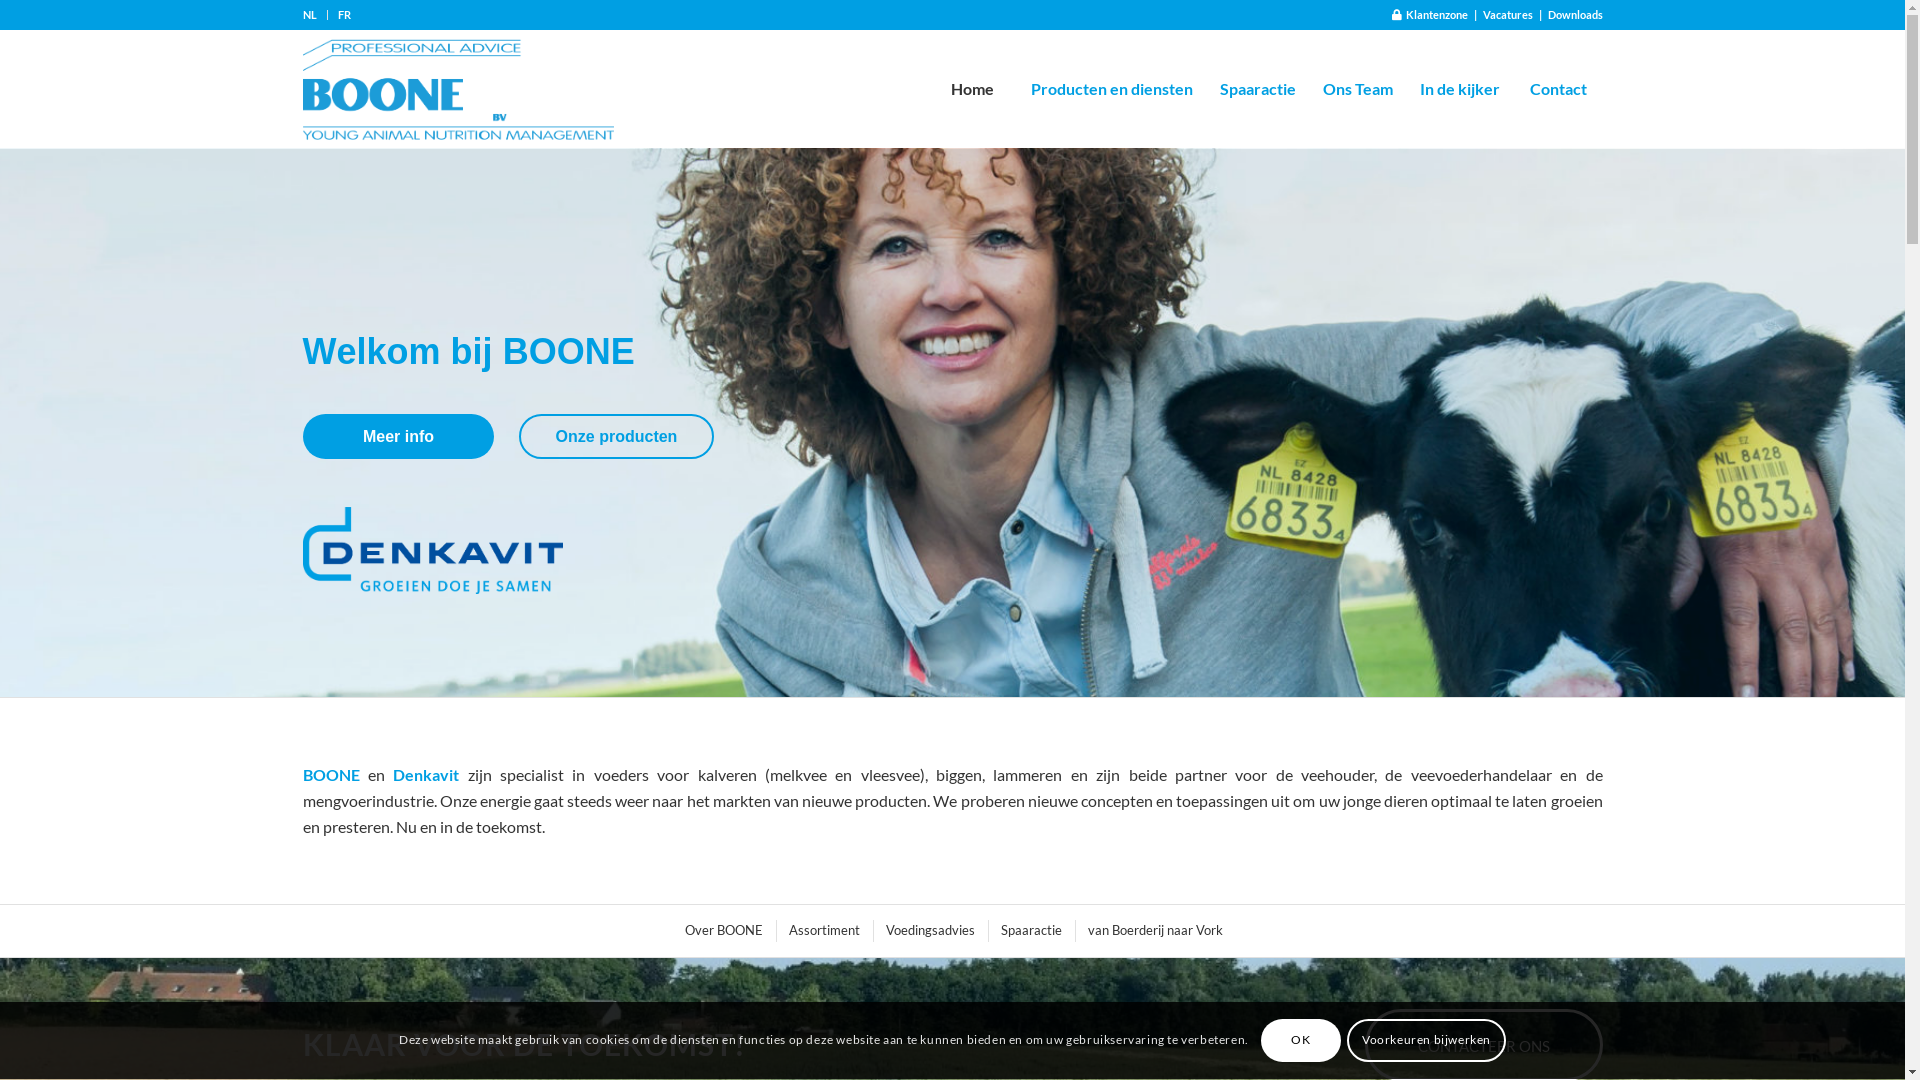 Image resolution: width=1920 pixels, height=1080 pixels. Describe the element at coordinates (1030, 930) in the screenshot. I see `'Spaaractie'` at that location.